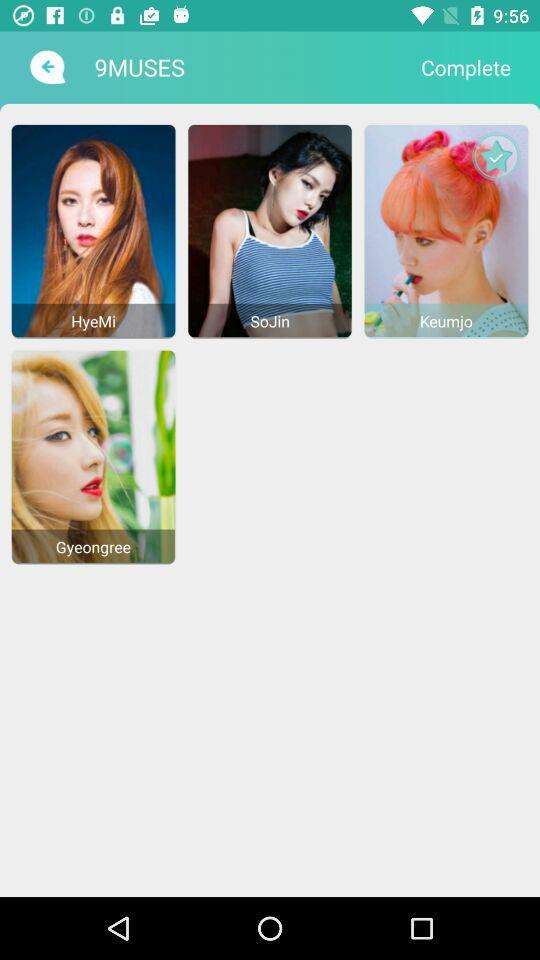 This screenshot has height=960, width=540. What do you see at coordinates (93, 456) in the screenshot?
I see `fourth image` at bounding box center [93, 456].